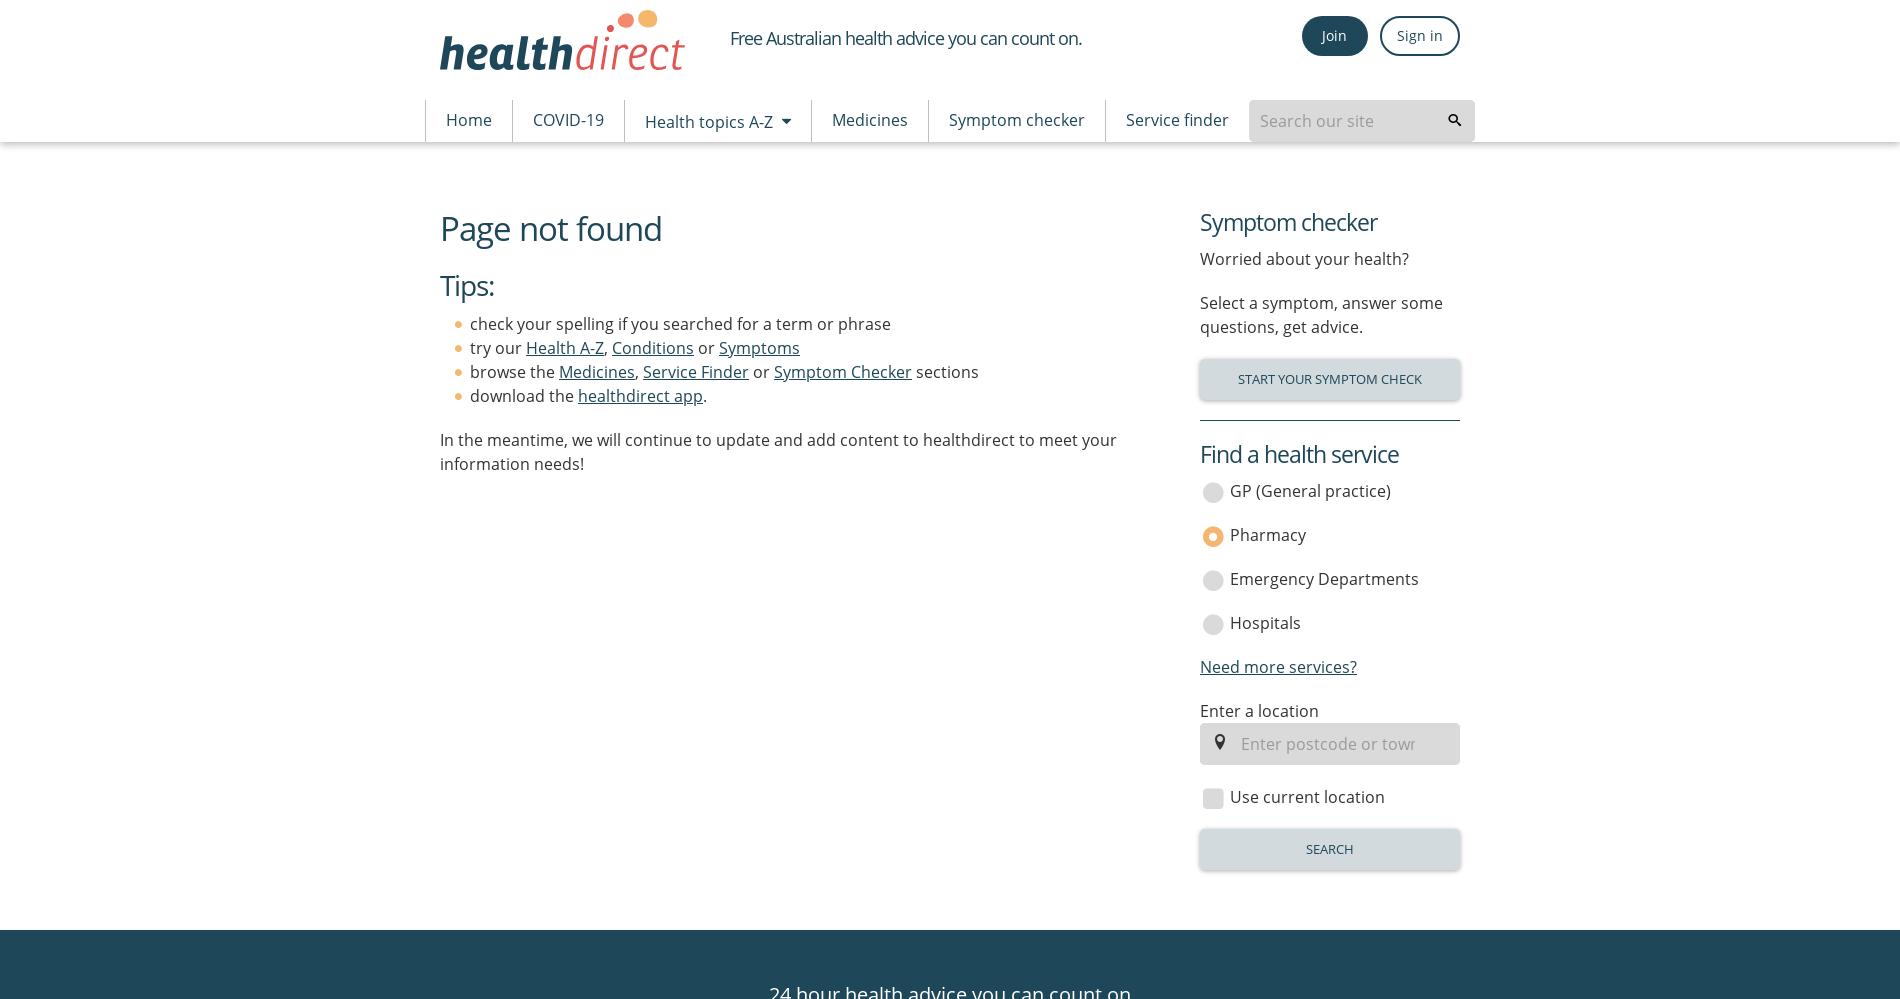 This screenshot has height=999, width=1900. Describe the element at coordinates (469, 394) in the screenshot. I see `'download the'` at that location.